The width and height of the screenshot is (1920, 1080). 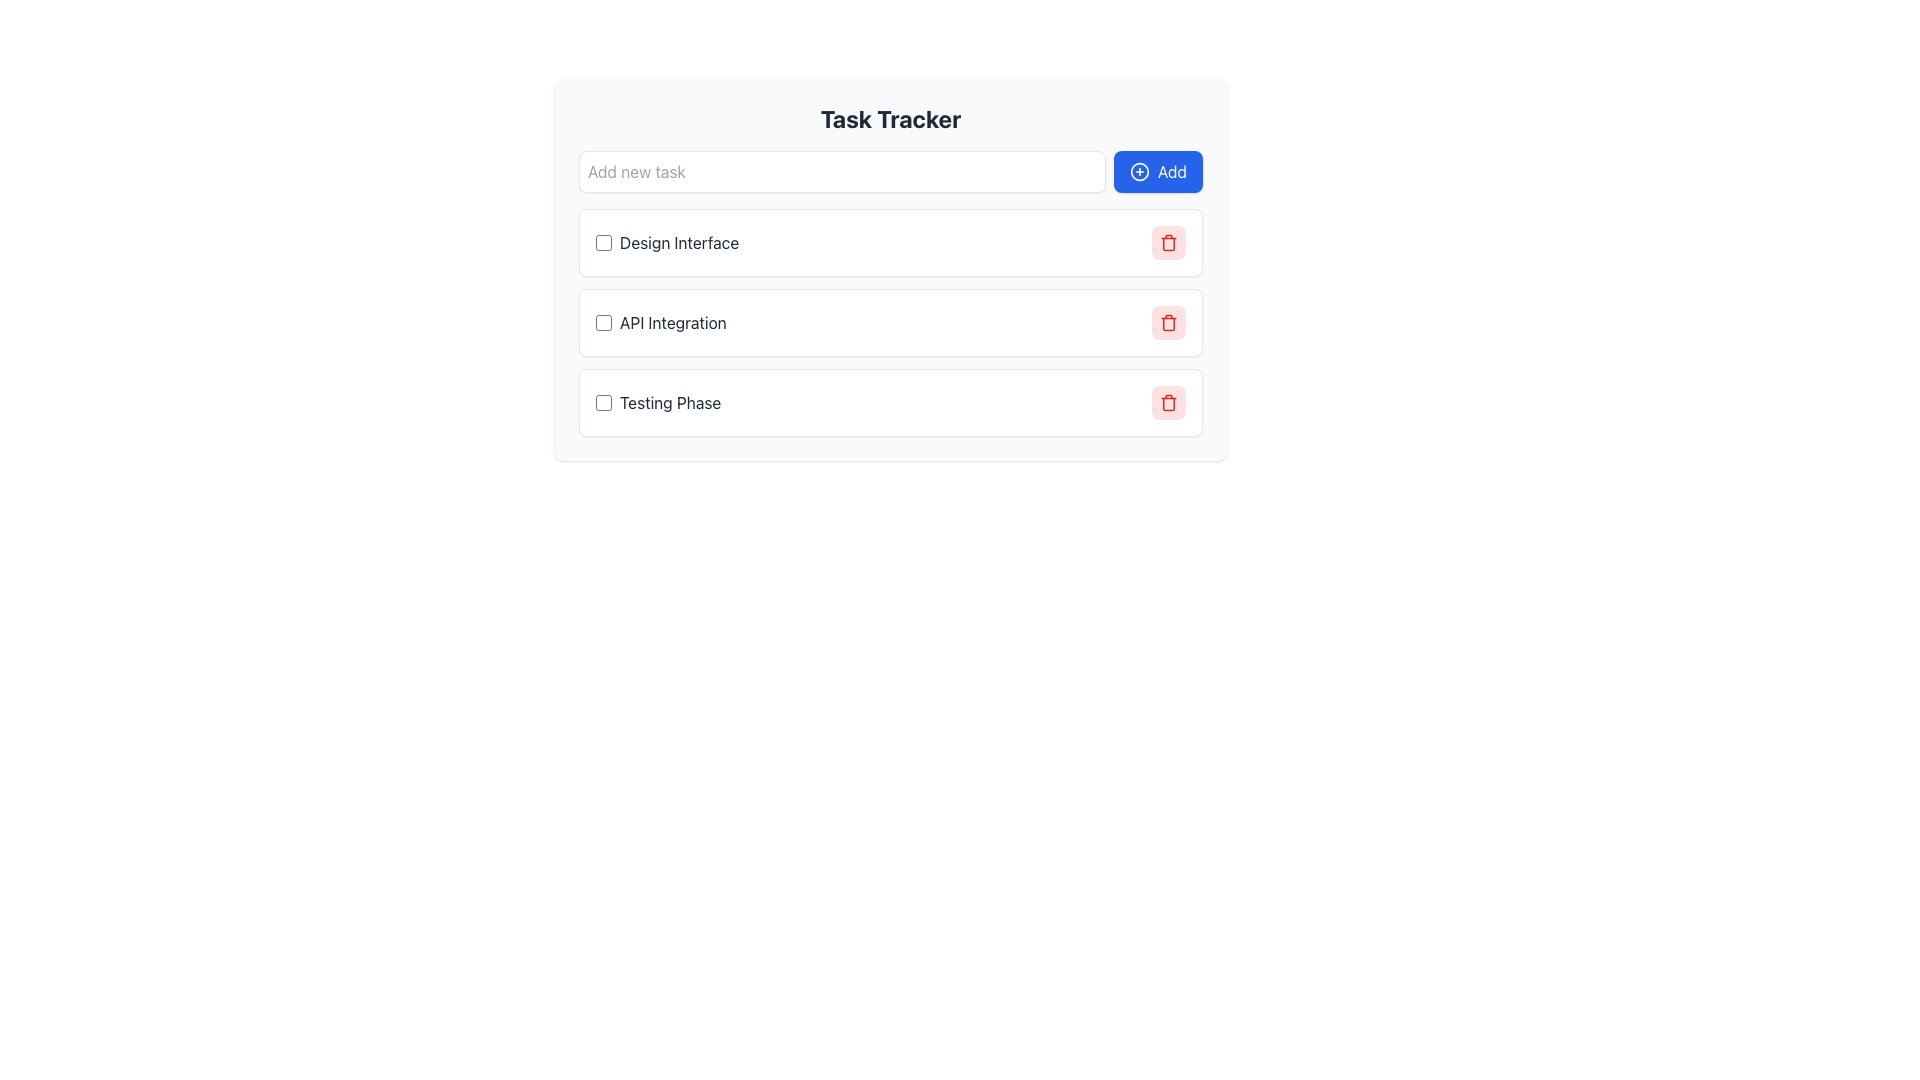 I want to click on the checkbox for 'API Integration', so click(x=603, y=322).